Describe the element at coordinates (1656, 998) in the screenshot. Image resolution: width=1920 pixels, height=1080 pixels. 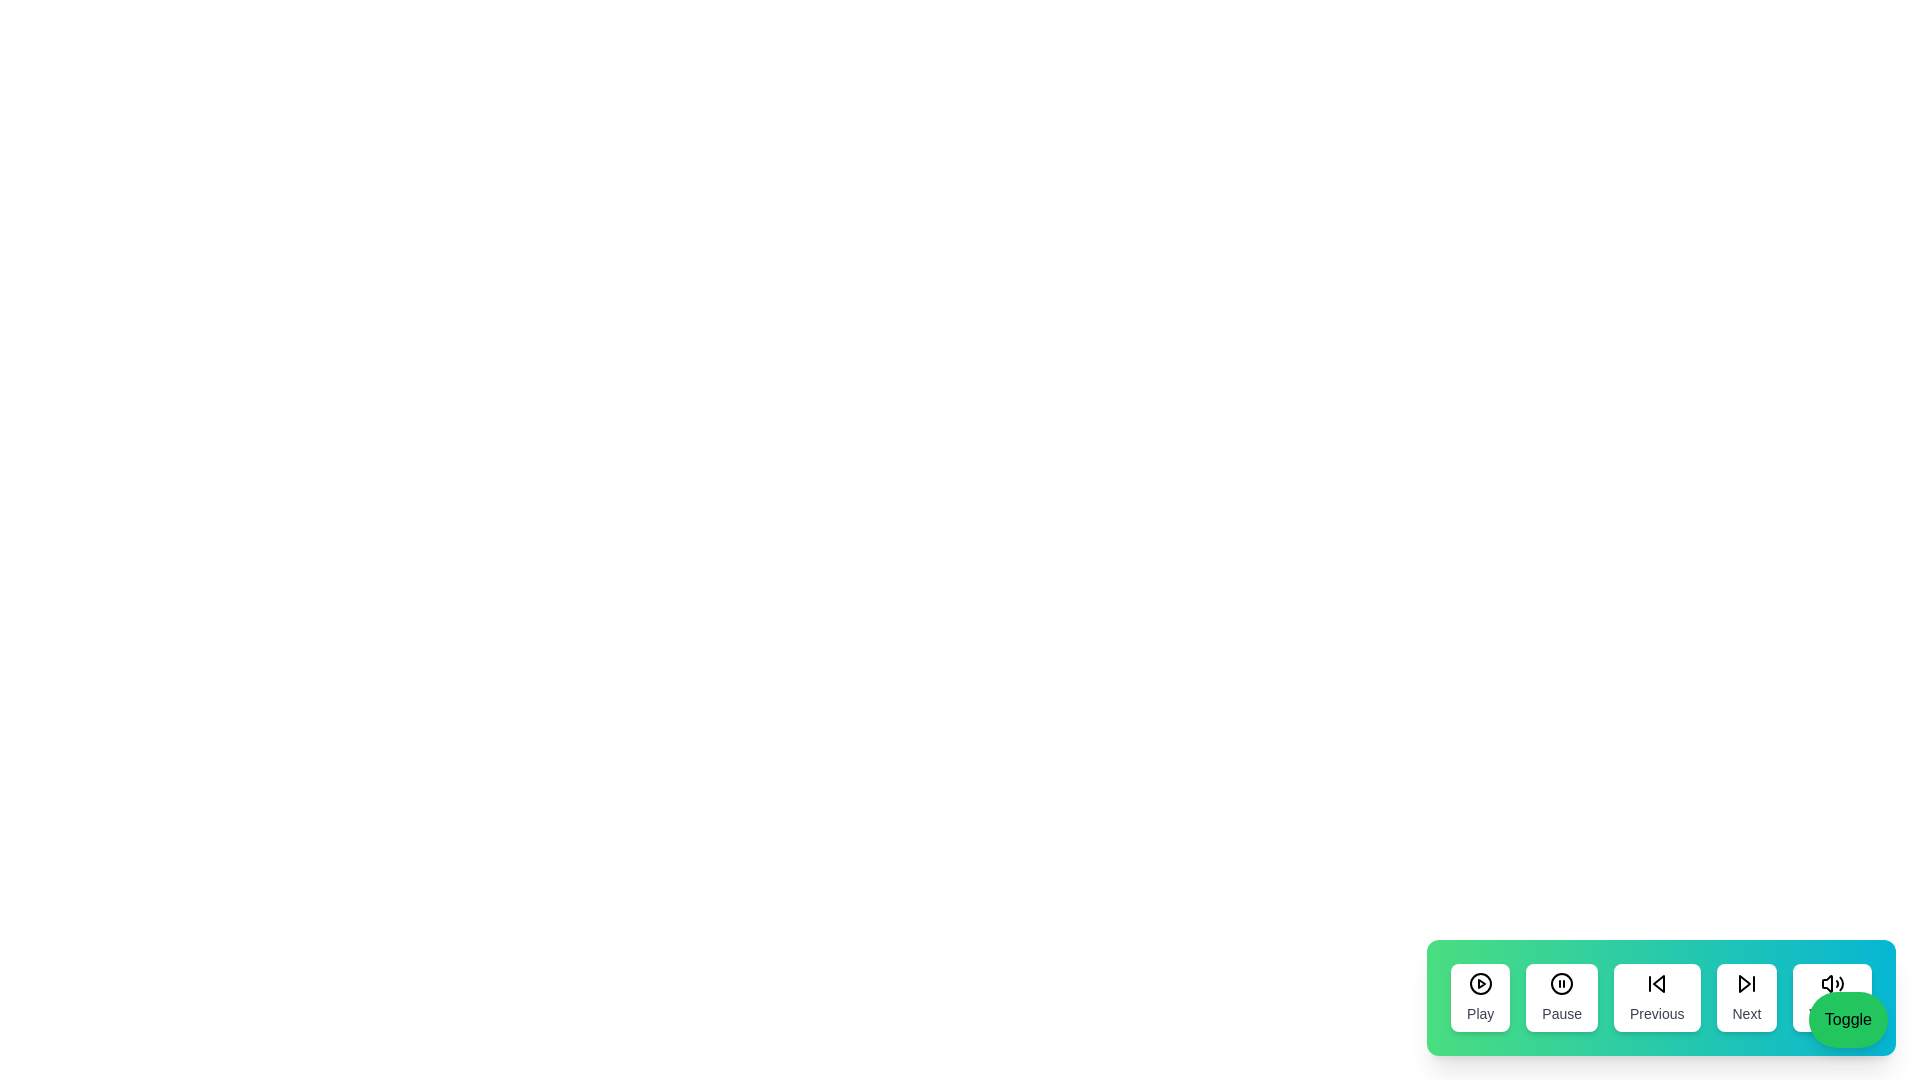
I see `'Previous' button to navigate to the previous media item` at that location.